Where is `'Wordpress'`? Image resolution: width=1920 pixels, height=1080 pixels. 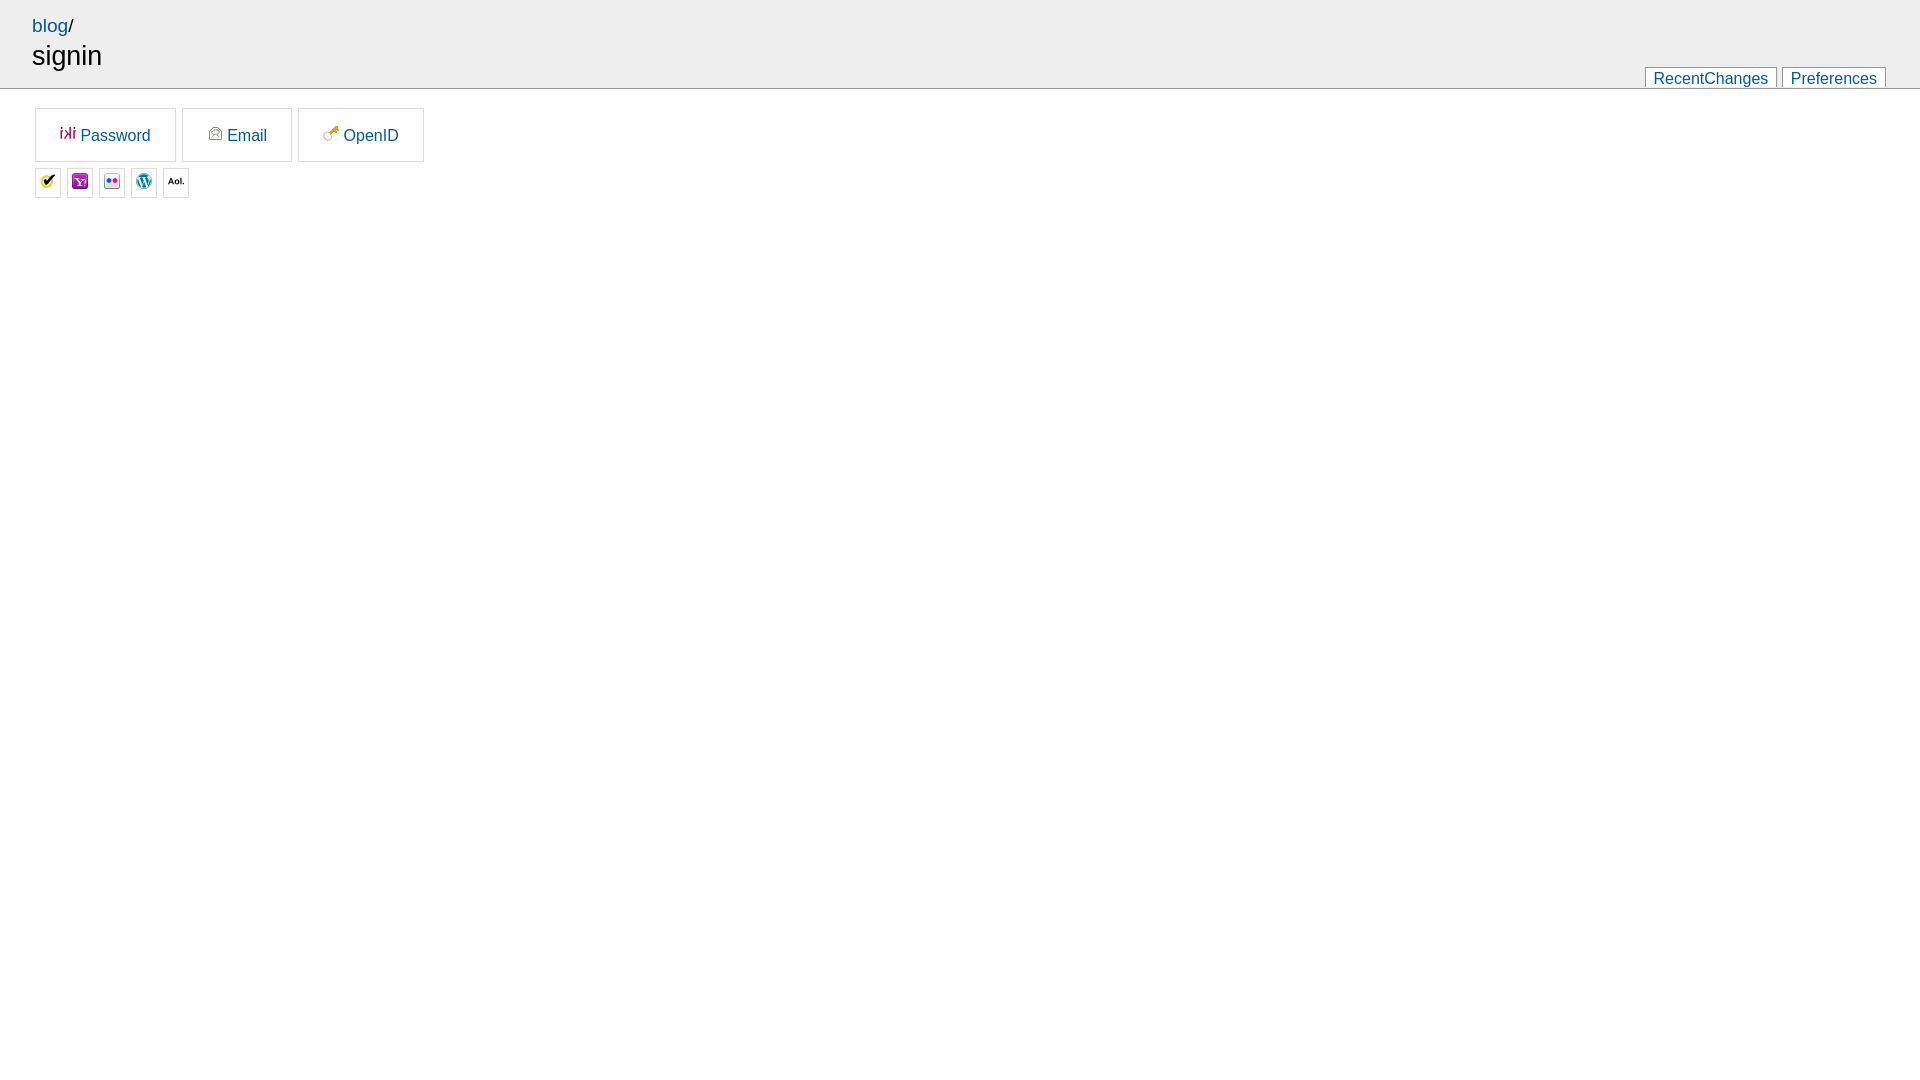 'Wordpress' is located at coordinates (143, 182).